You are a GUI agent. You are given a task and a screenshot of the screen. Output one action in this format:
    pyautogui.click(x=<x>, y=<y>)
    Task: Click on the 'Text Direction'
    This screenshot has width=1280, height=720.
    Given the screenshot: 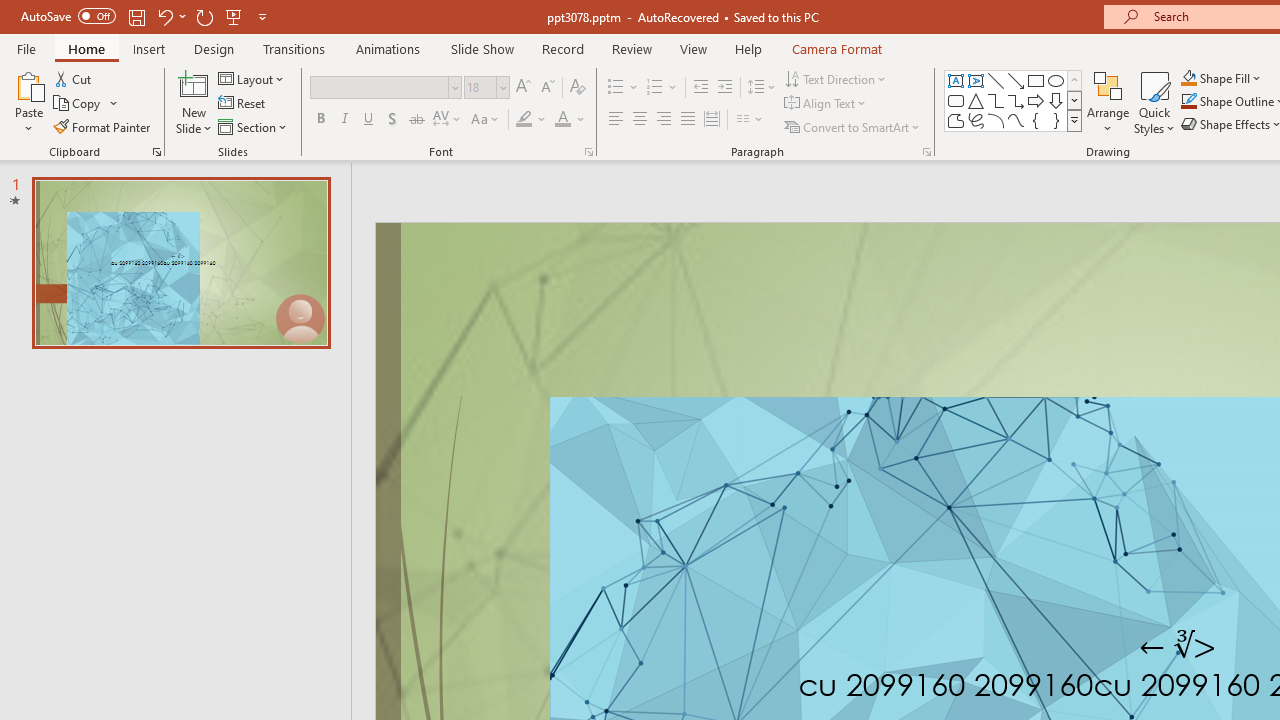 What is the action you would take?
    pyautogui.click(x=837, y=78)
    